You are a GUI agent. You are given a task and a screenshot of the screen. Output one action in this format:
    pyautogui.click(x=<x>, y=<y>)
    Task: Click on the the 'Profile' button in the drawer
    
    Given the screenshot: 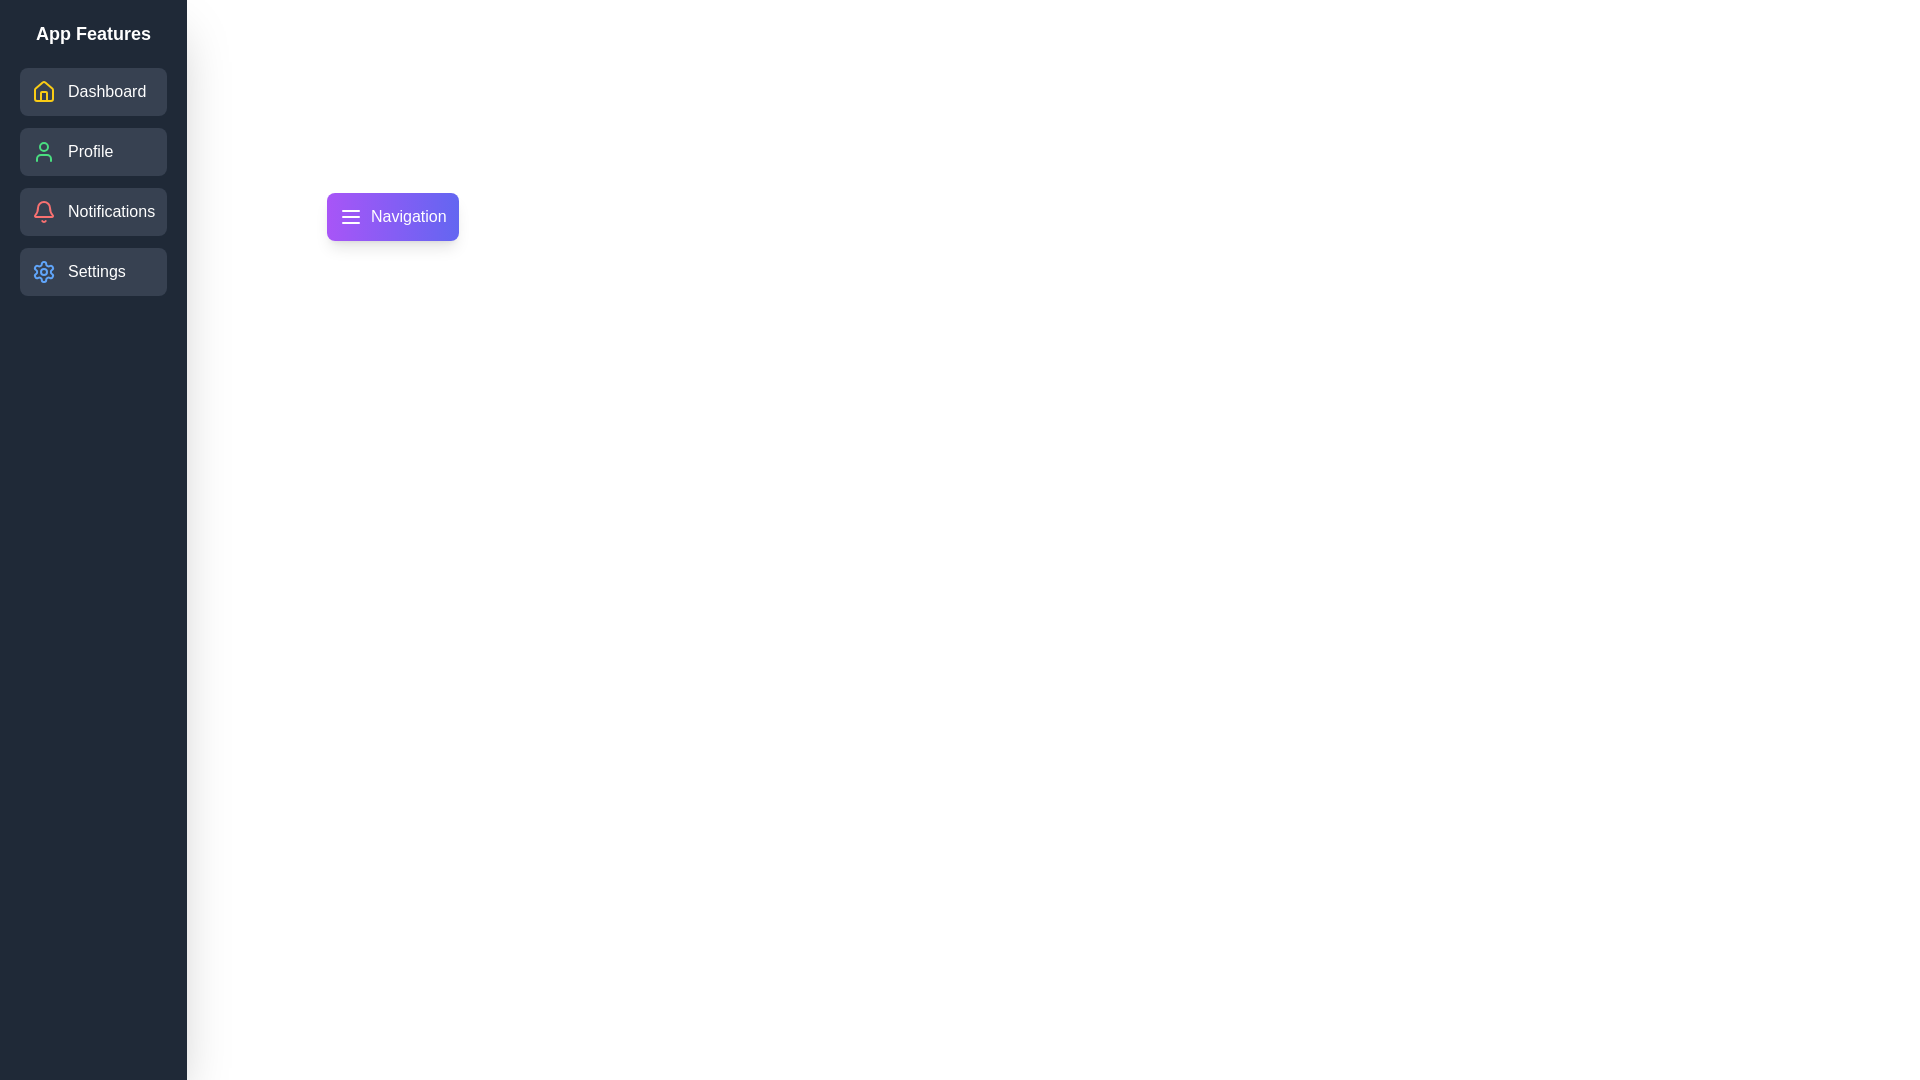 What is the action you would take?
    pyautogui.click(x=92, y=150)
    